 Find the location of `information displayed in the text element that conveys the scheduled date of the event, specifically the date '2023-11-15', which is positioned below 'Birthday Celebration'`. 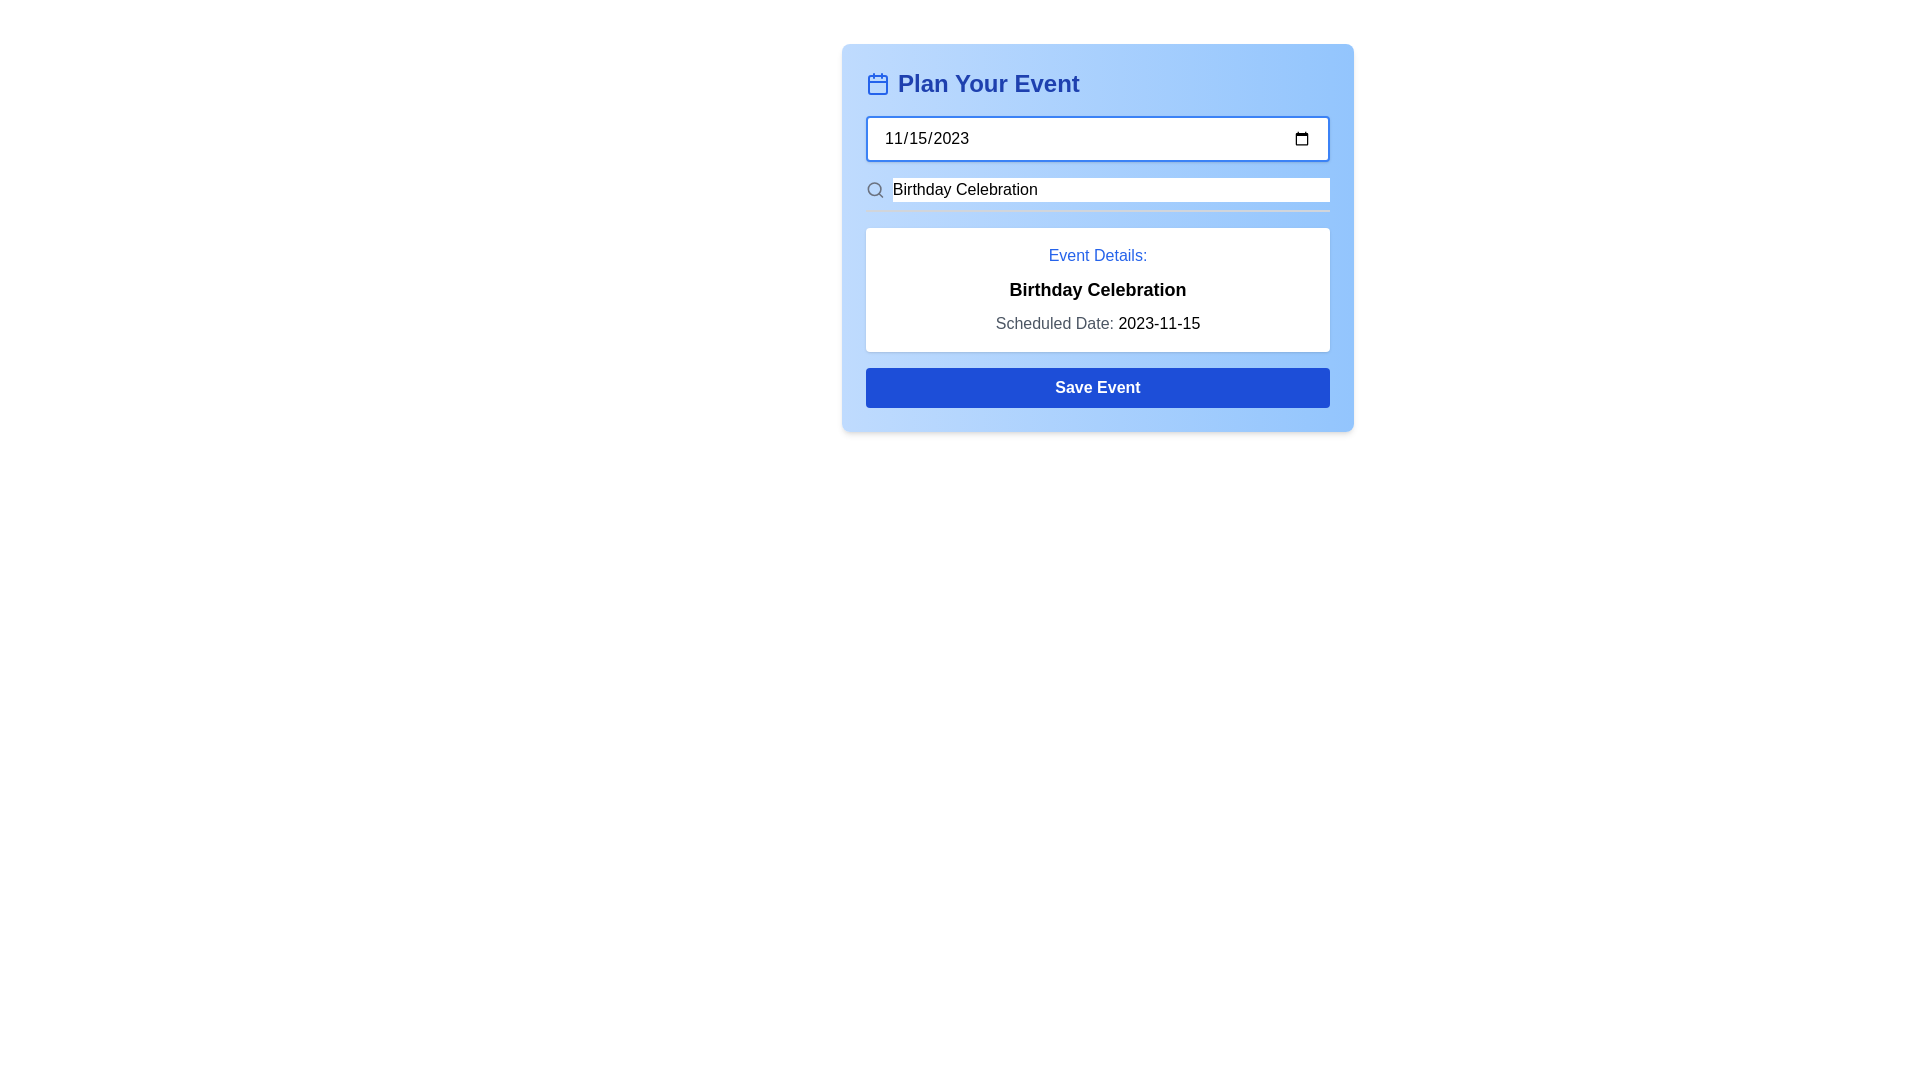

information displayed in the text element that conveys the scheduled date of the event, specifically the date '2023-11-15', which is positioned below 'Birthday Celebration' is located at coordinates (1097, 323).